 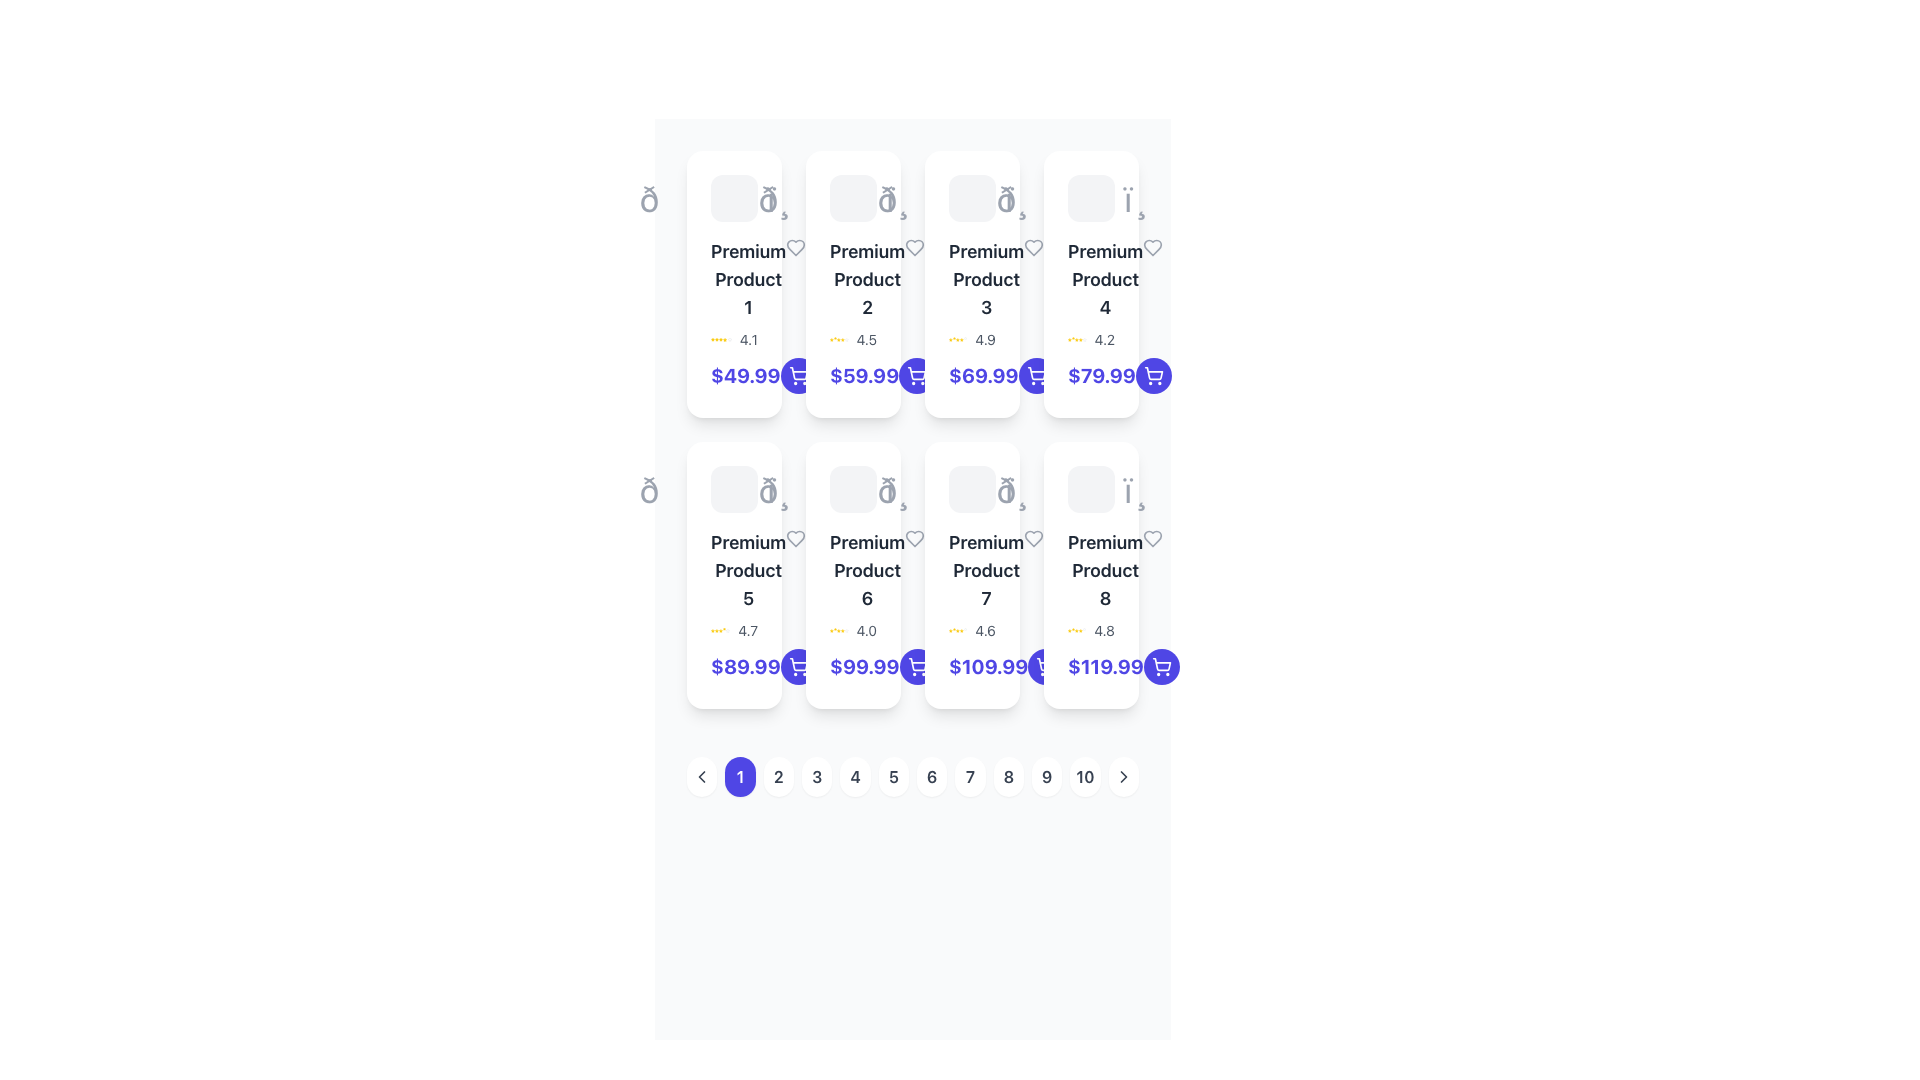 I want to click on the 'Premium Product 3' text label, which is prominently displayed in a bold, large font as a header for the third product card in the grid layout, so click(x=972, y=280).